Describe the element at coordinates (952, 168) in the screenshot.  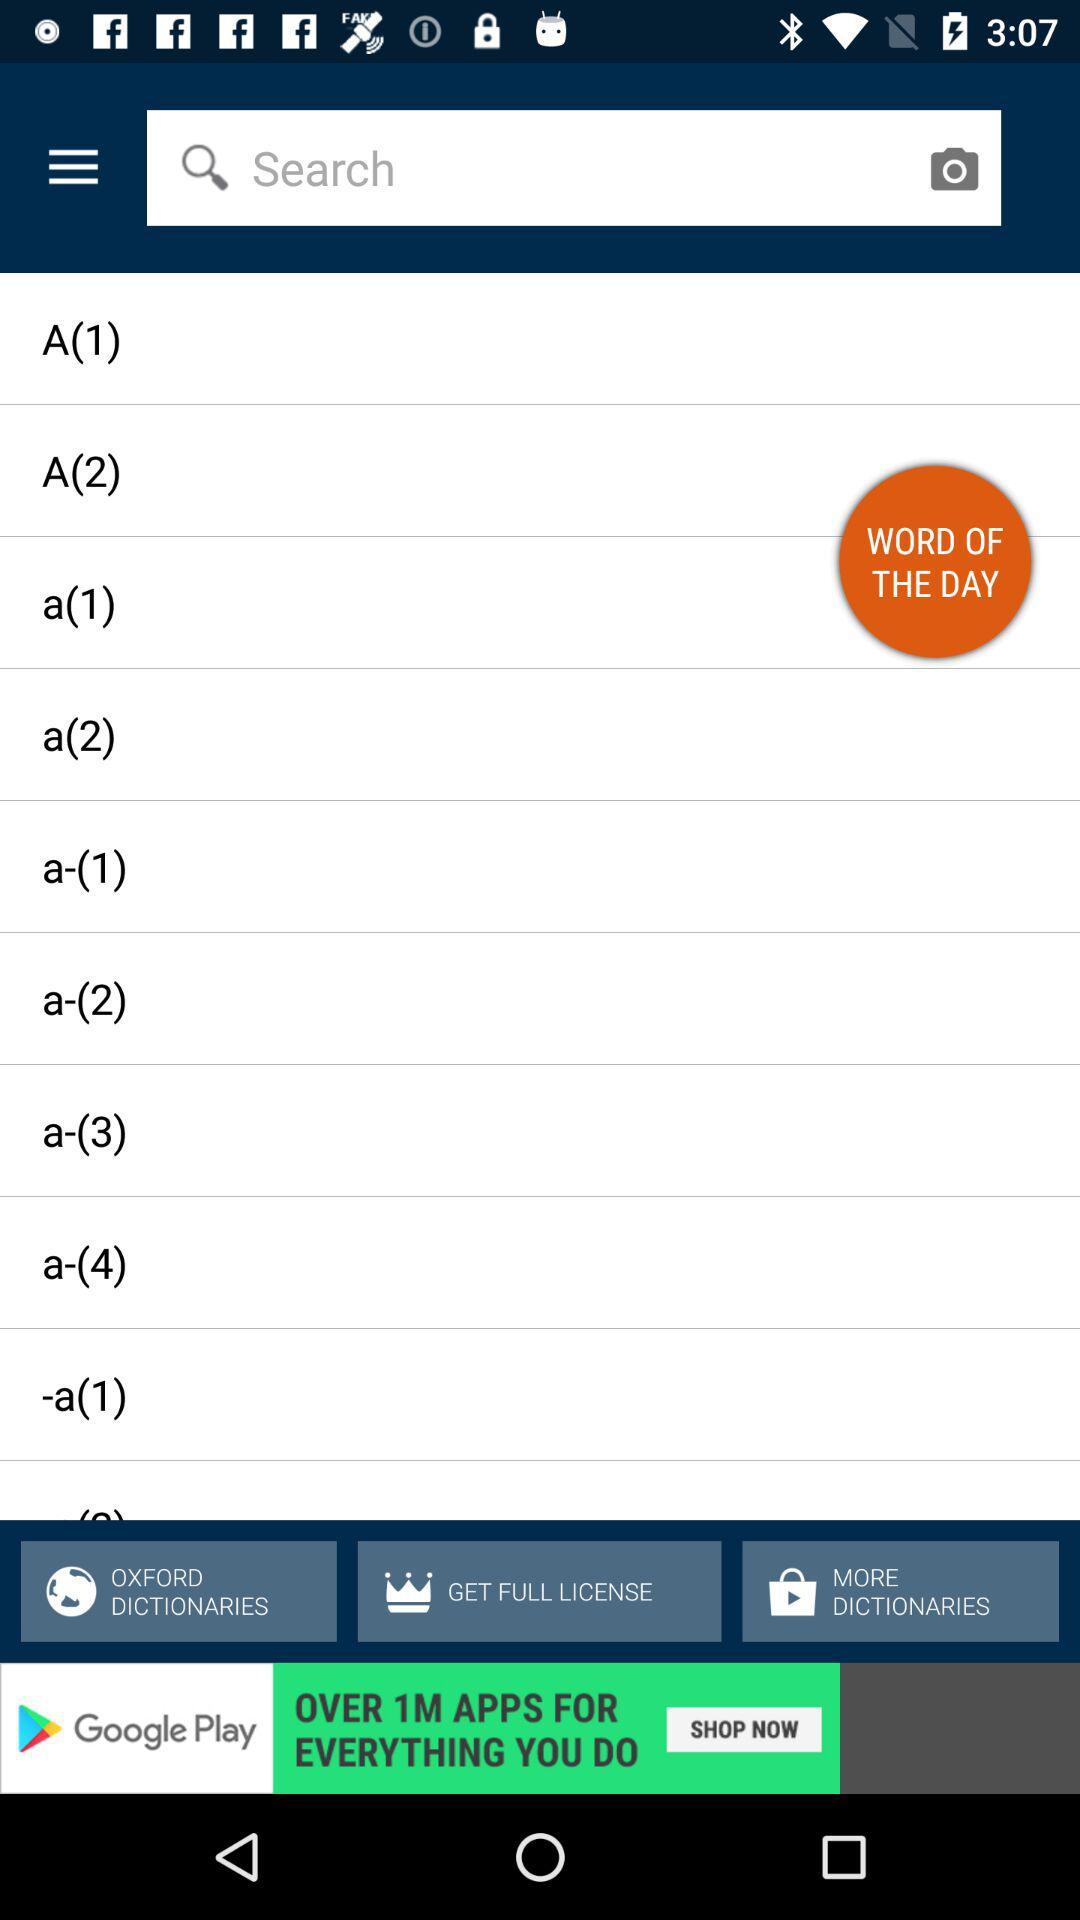
I see `take photo` at that location.